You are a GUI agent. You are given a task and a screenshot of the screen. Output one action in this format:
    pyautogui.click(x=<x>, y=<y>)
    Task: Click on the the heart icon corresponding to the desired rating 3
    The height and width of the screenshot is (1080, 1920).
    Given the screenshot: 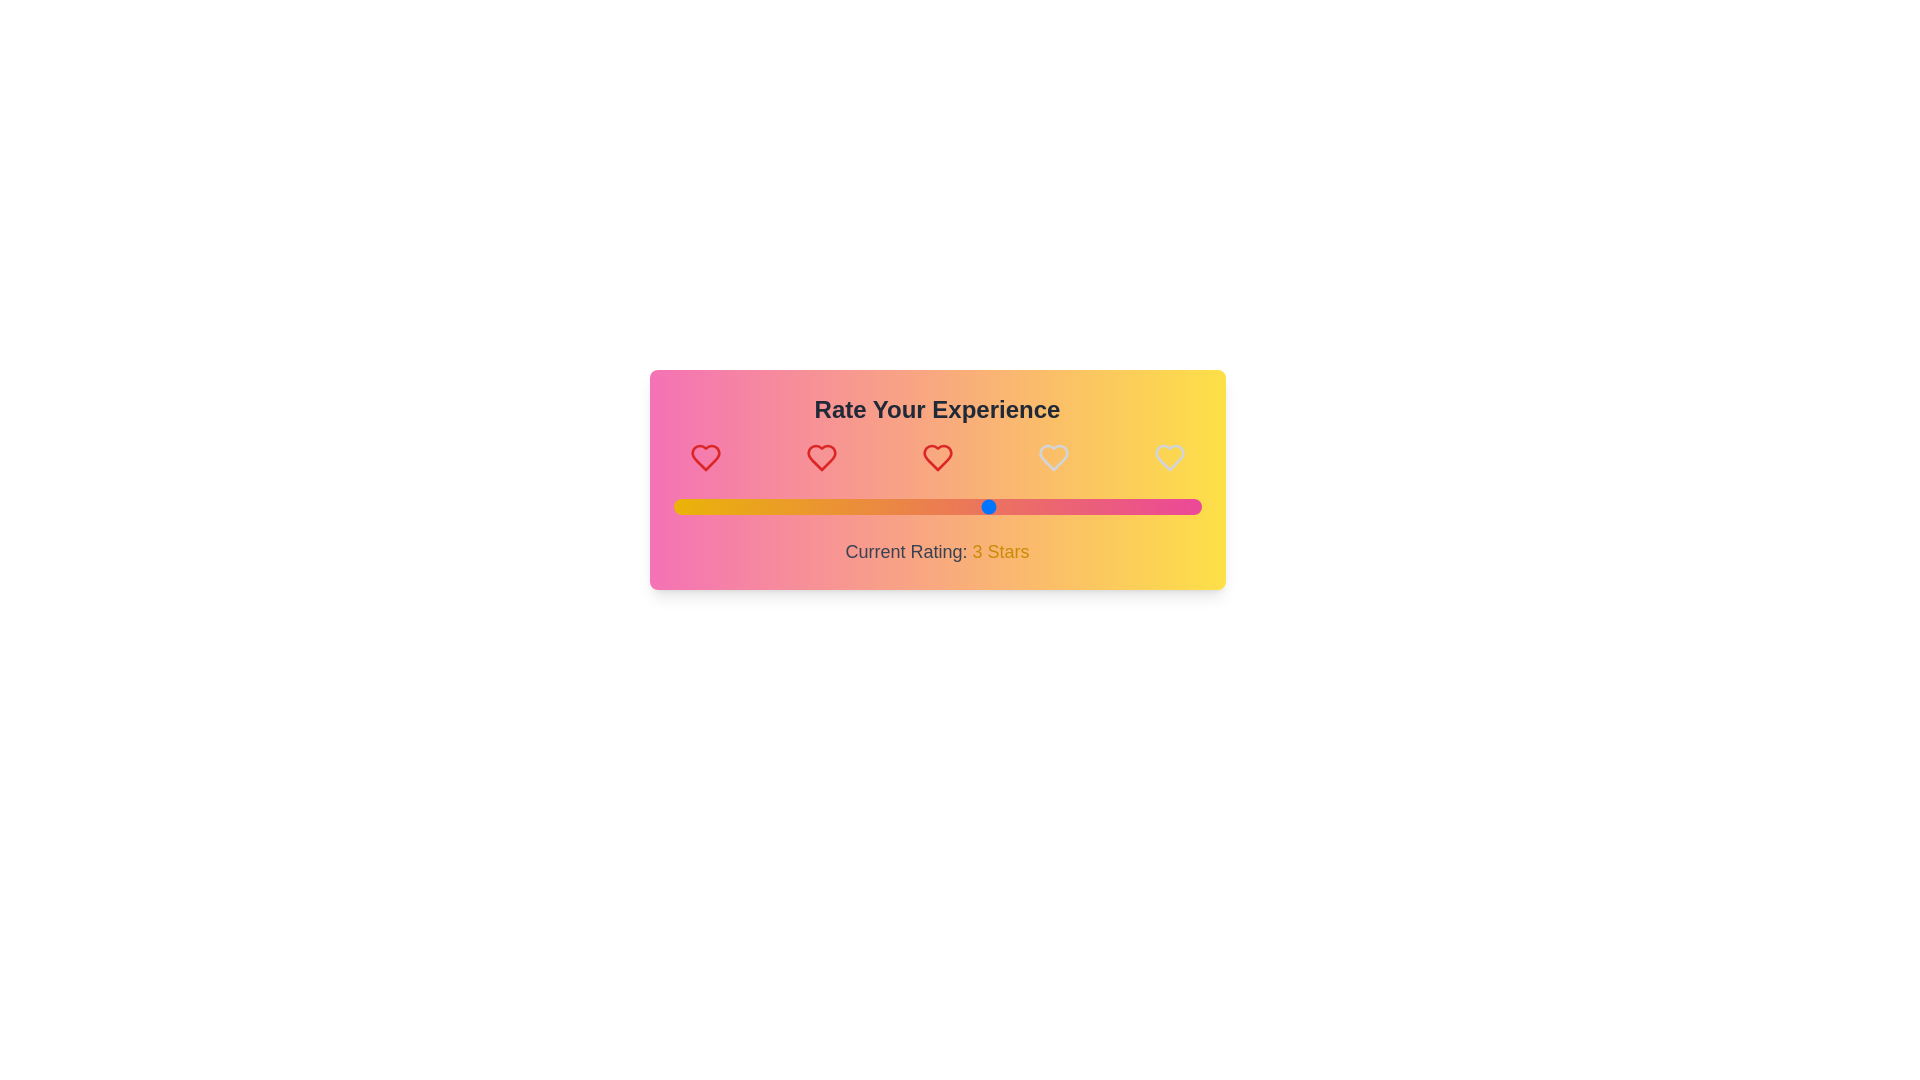 What is the action you would take?
    pyautogui.click(x=936, y=458)
    